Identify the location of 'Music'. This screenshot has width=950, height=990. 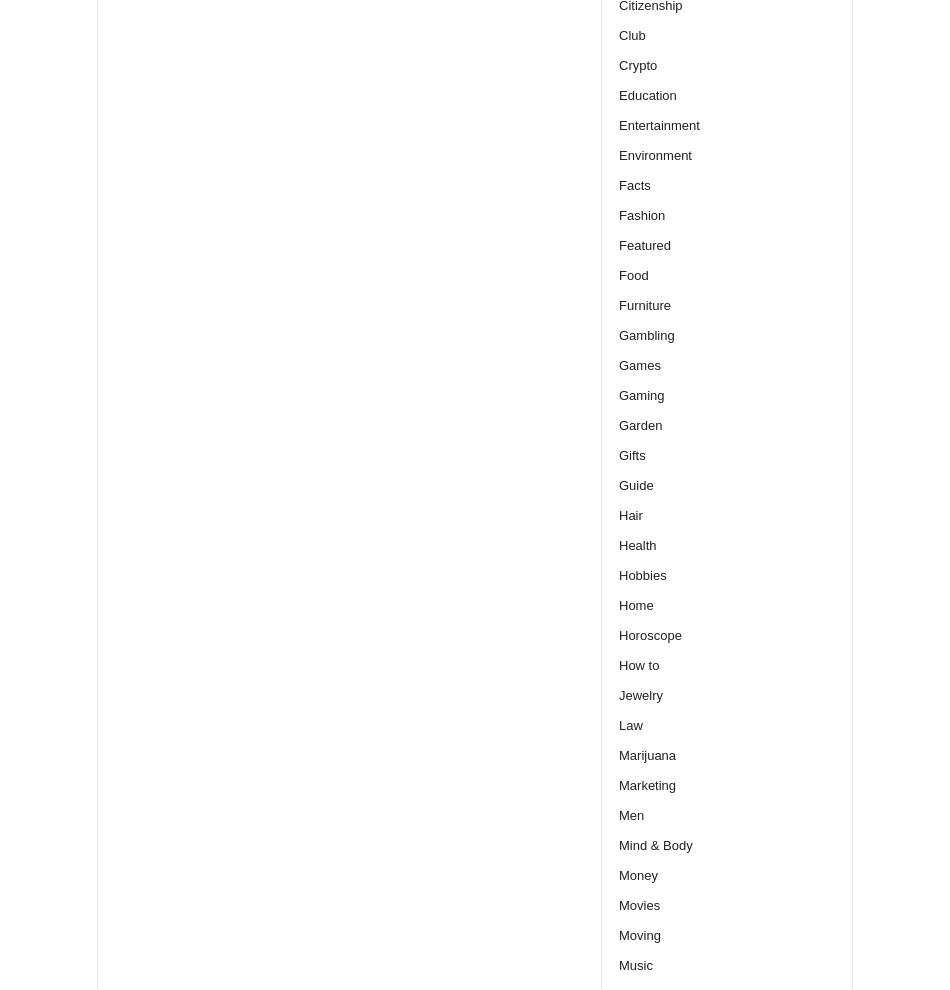
(635, 964).